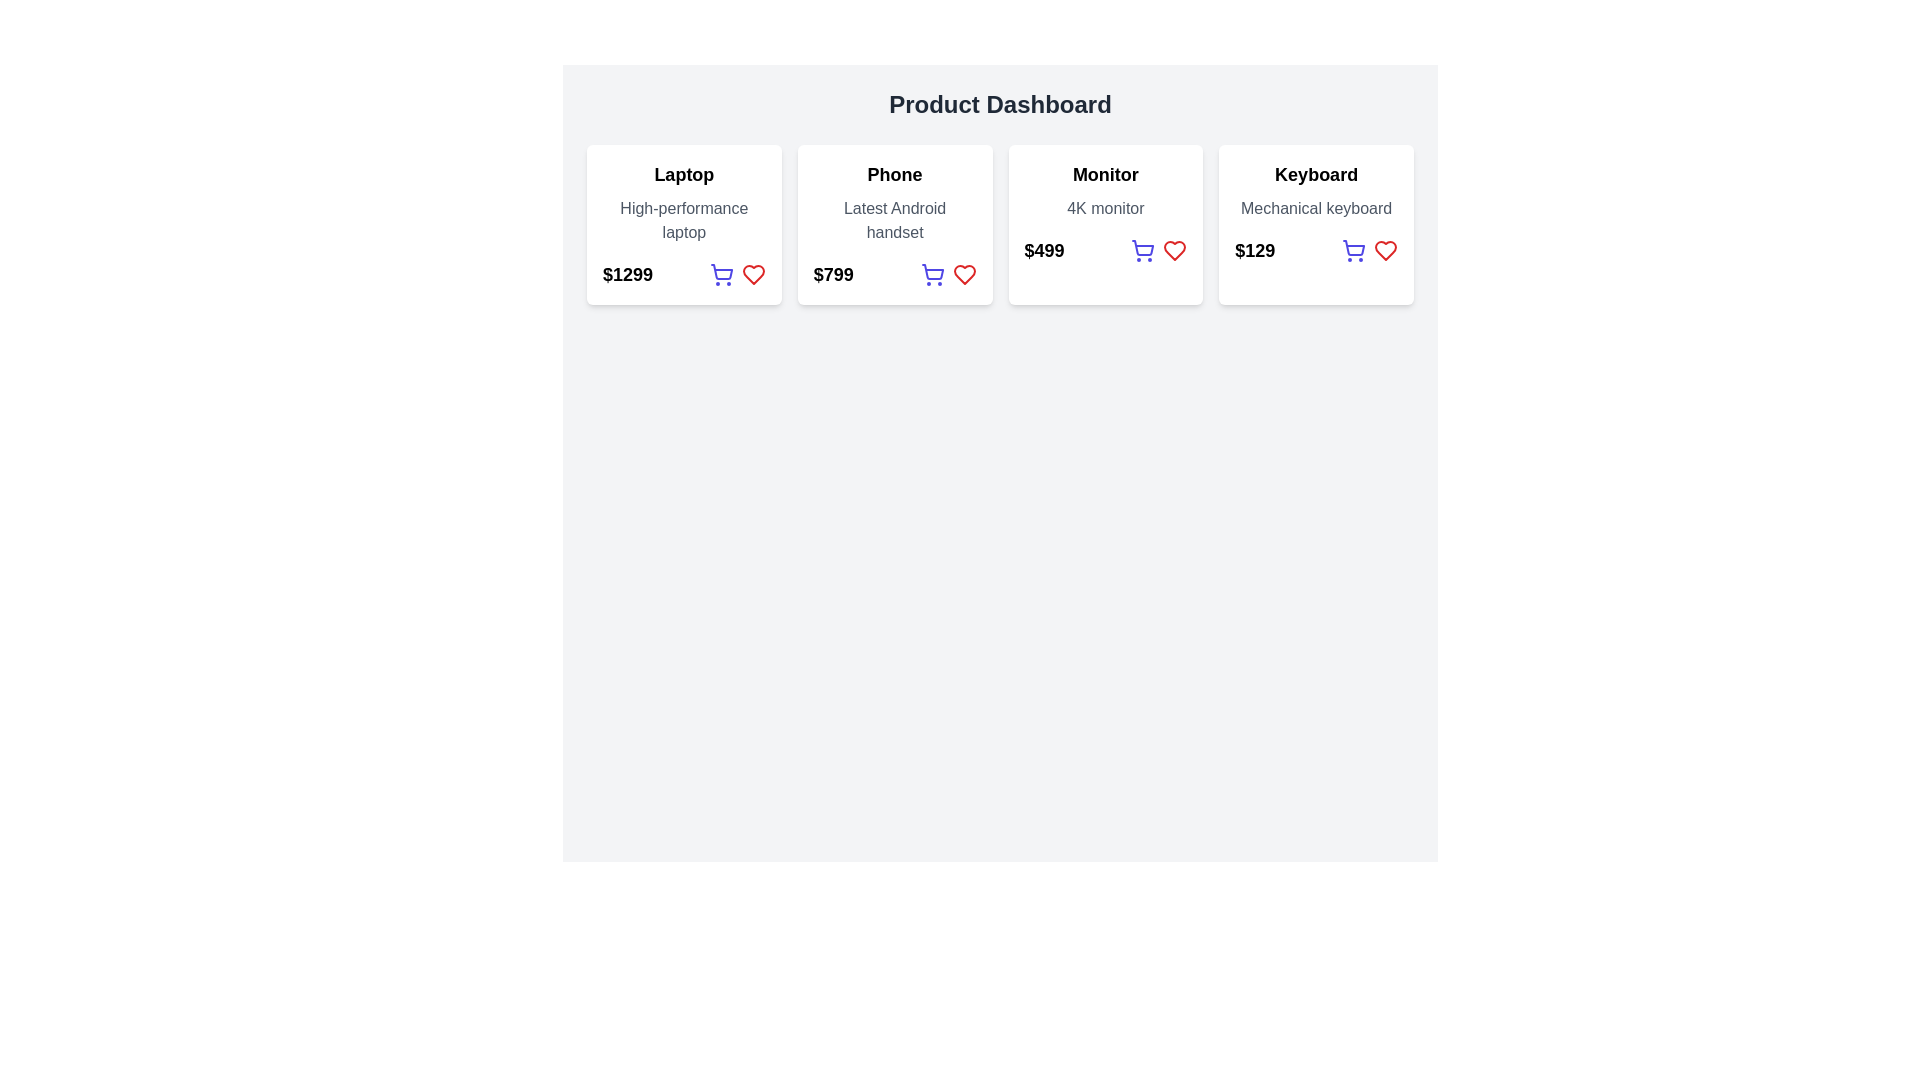 The height and width of the screenshot is (1080, 1920). Describe the element at coordinates (1316, 173) in the screenshot. I see `the text label that serves as the title of a product card in the fourth column of a horizontally aligned grid` at that location.